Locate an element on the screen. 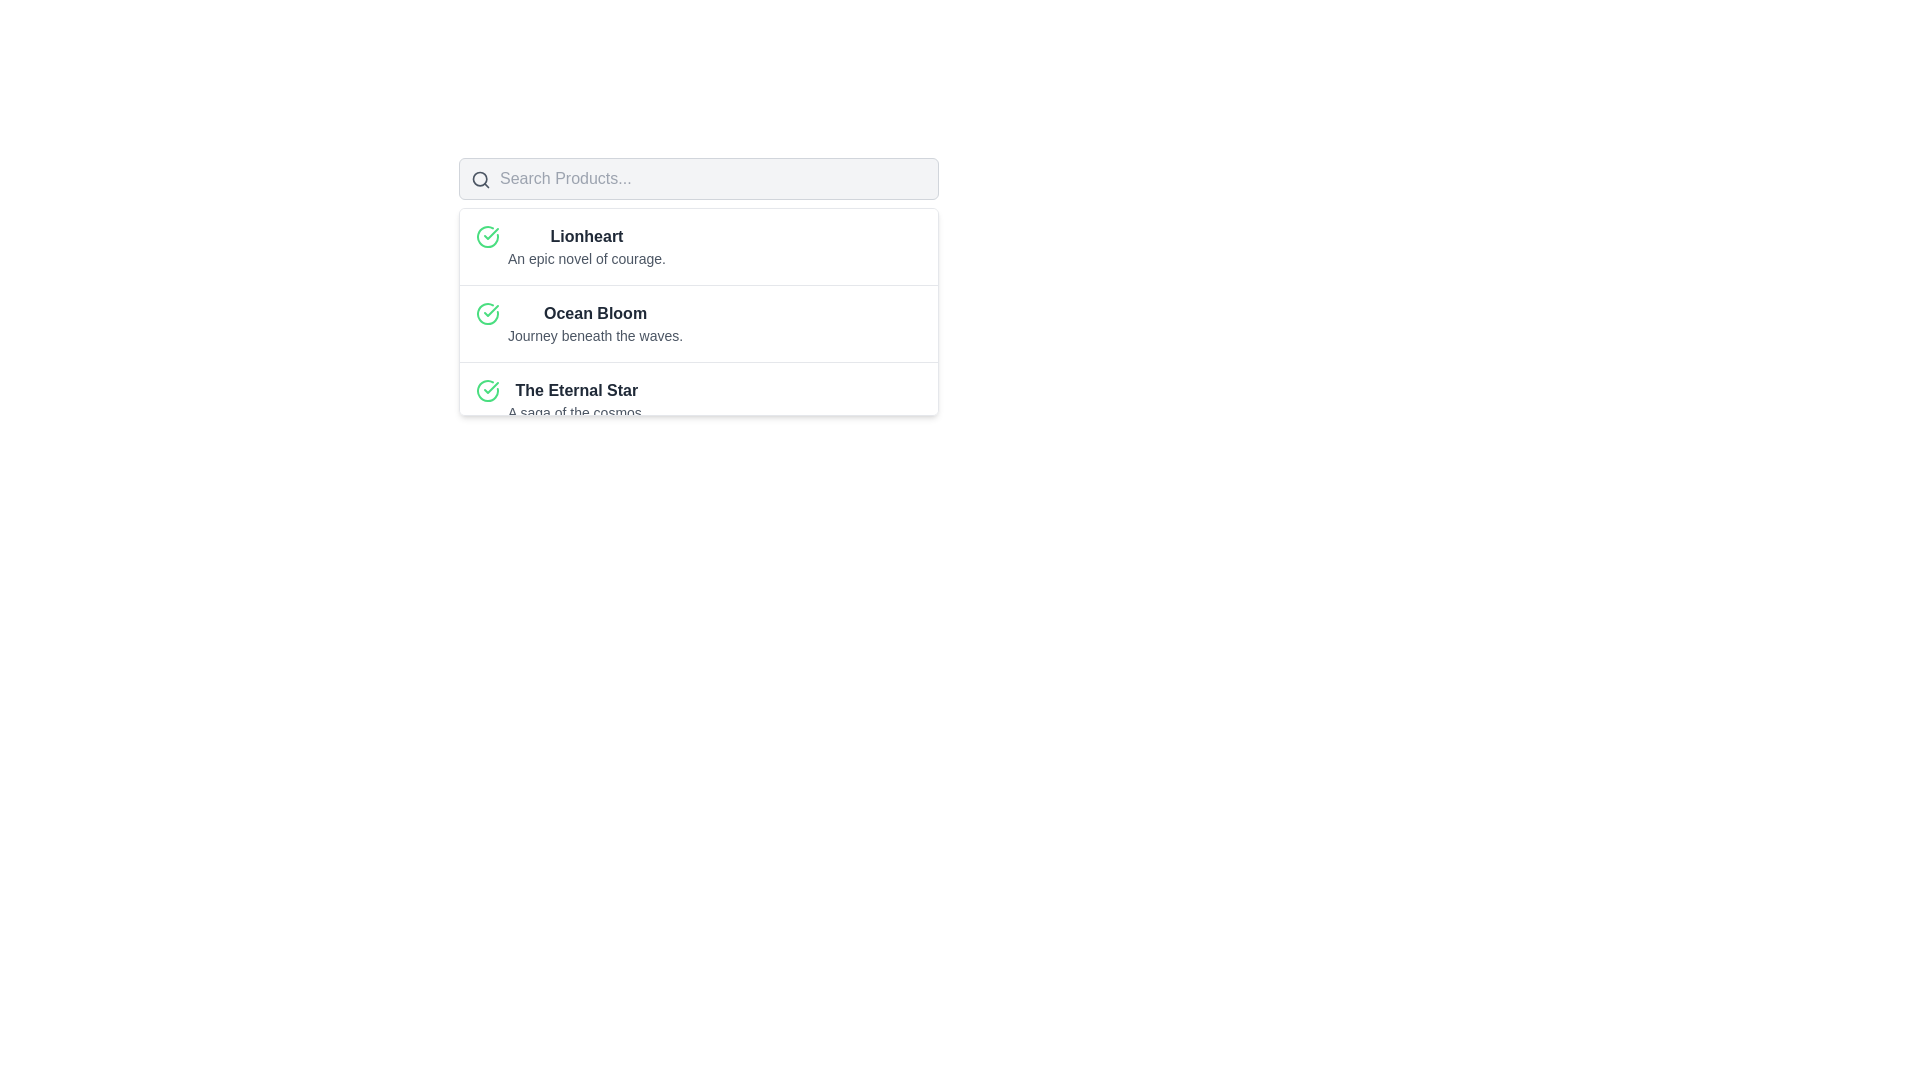 The width and height of the screenshot is (1920, 1080). the second item Card in the vertically stacked scrollbar list beneath the search bar is located at coordinates (699, 322).